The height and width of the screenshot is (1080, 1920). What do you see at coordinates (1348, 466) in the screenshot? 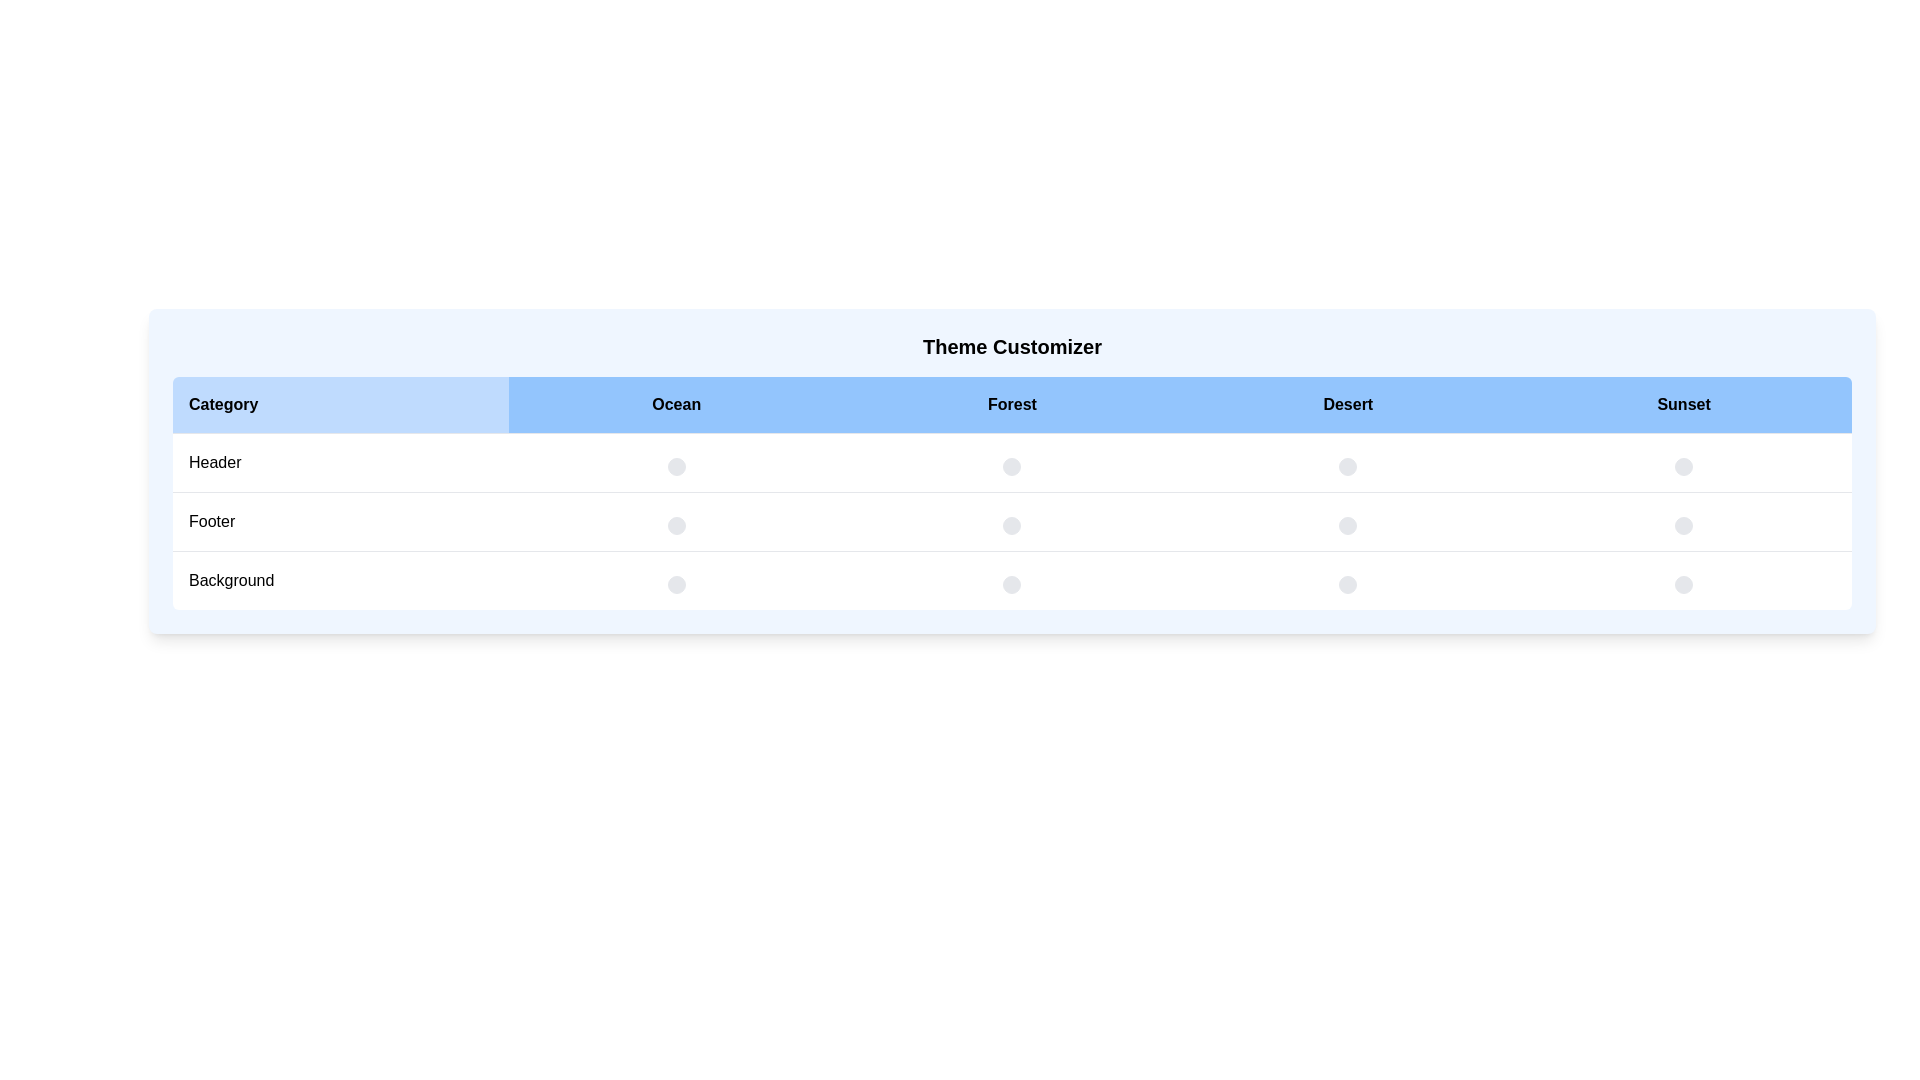
I see `the button in the first row under the 'Desert' column` at bounding box center [1348, 466].